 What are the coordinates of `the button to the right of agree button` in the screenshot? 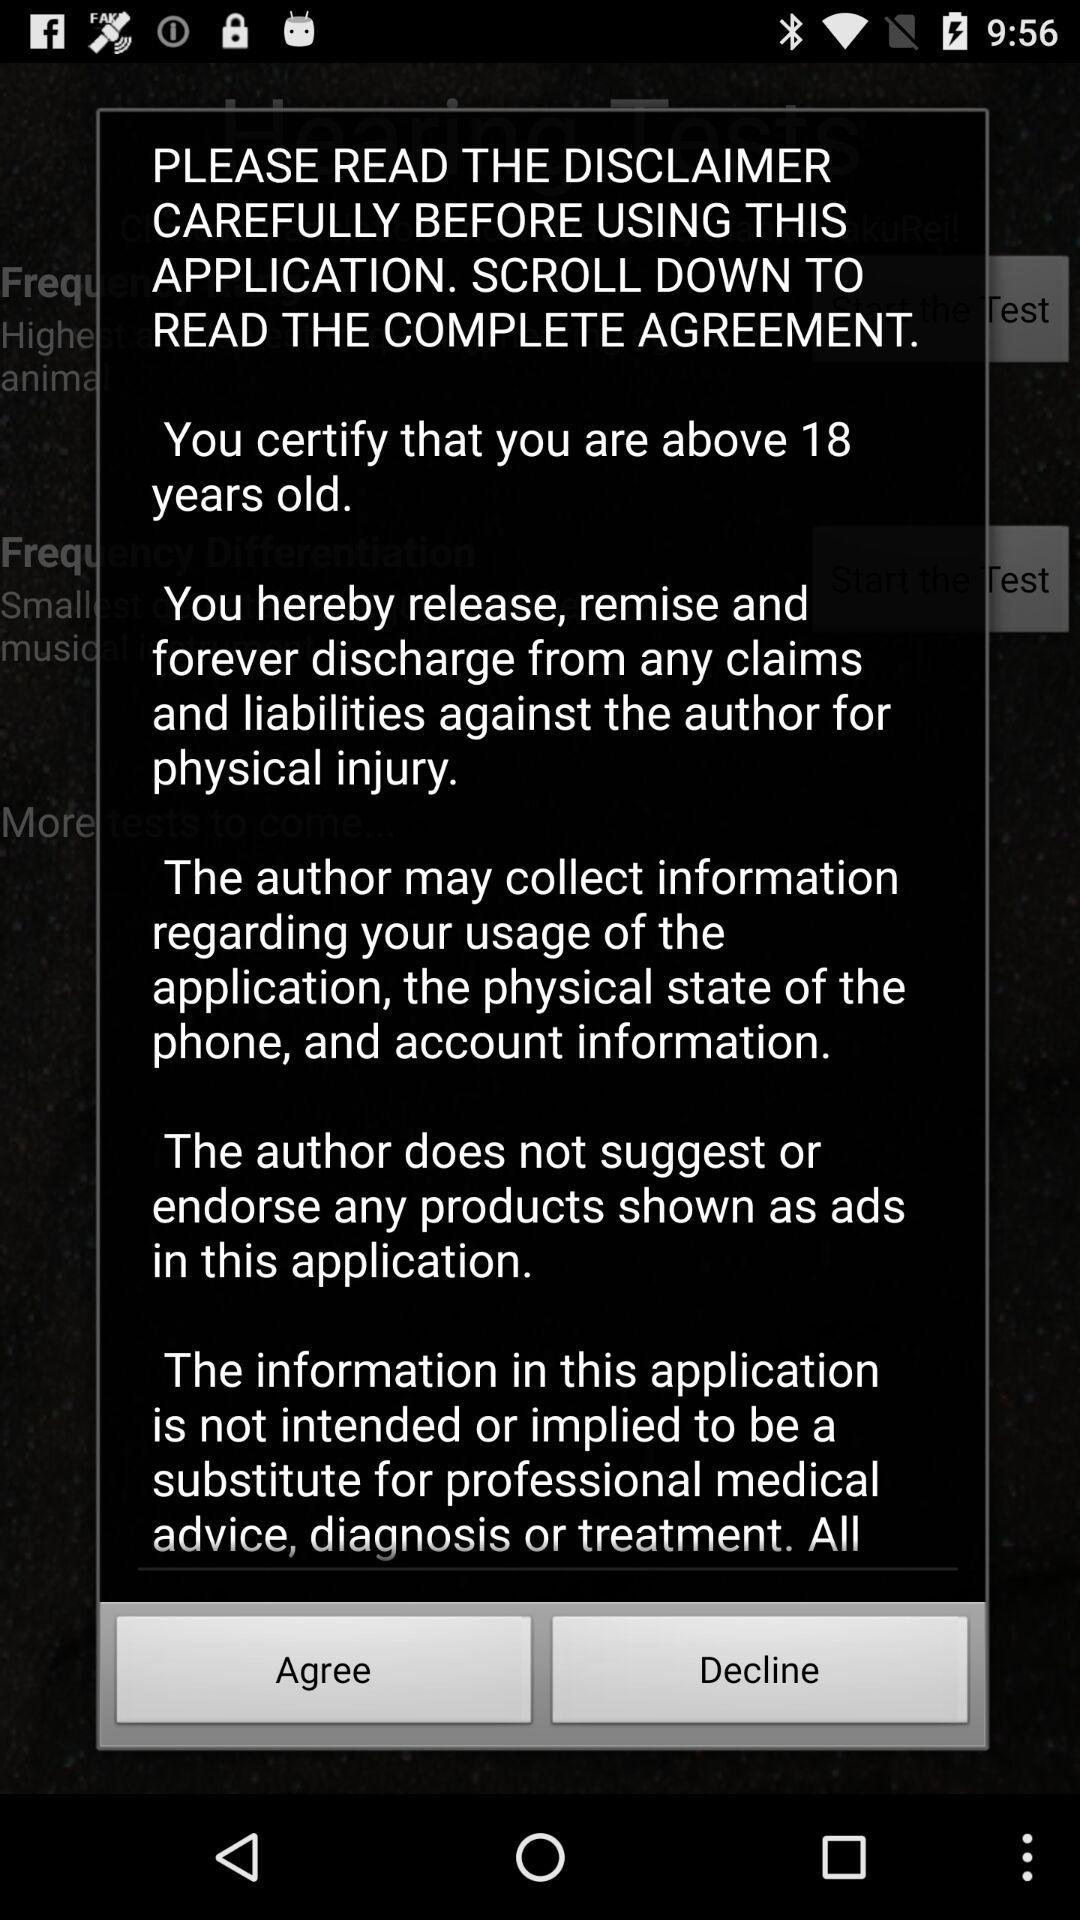 It's located at (760, 1675).